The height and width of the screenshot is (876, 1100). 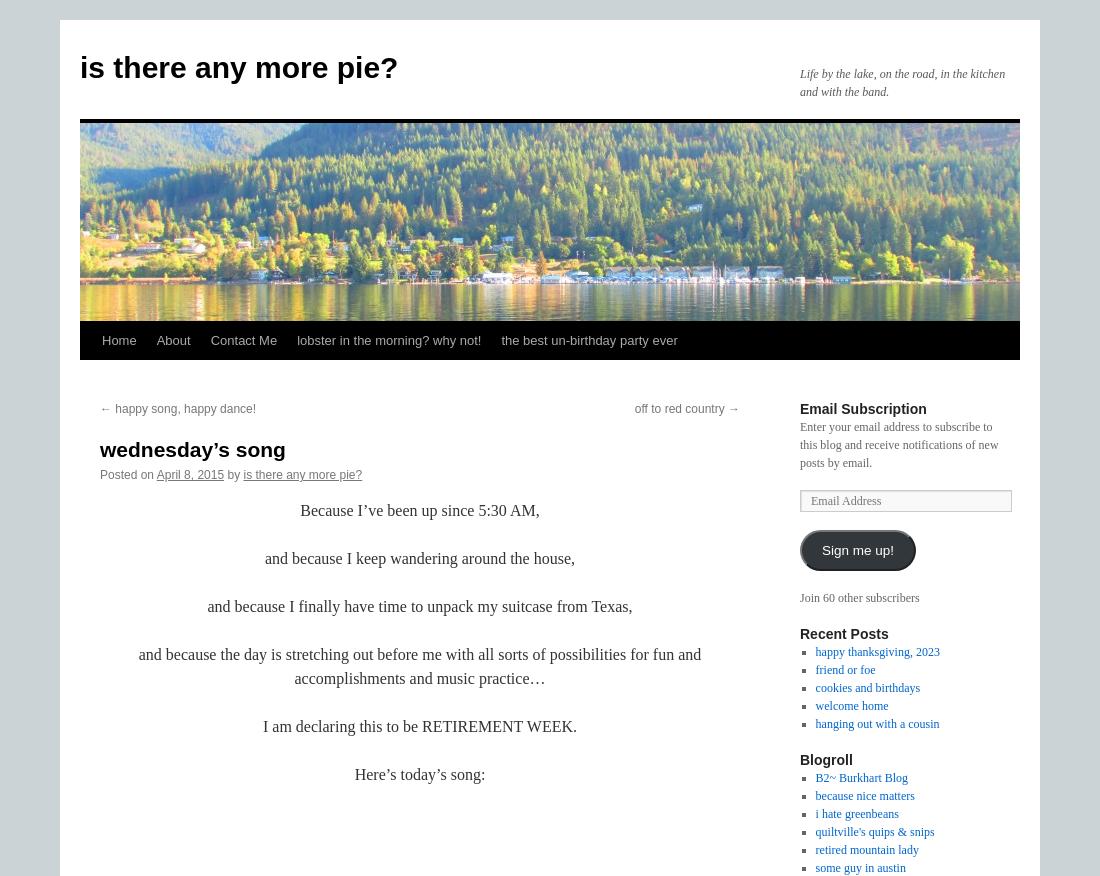 What do you see at coordinates (418, 773) in the screenshot?
I see `'Here’s today’s song:'` at bounding box center [418, 773].